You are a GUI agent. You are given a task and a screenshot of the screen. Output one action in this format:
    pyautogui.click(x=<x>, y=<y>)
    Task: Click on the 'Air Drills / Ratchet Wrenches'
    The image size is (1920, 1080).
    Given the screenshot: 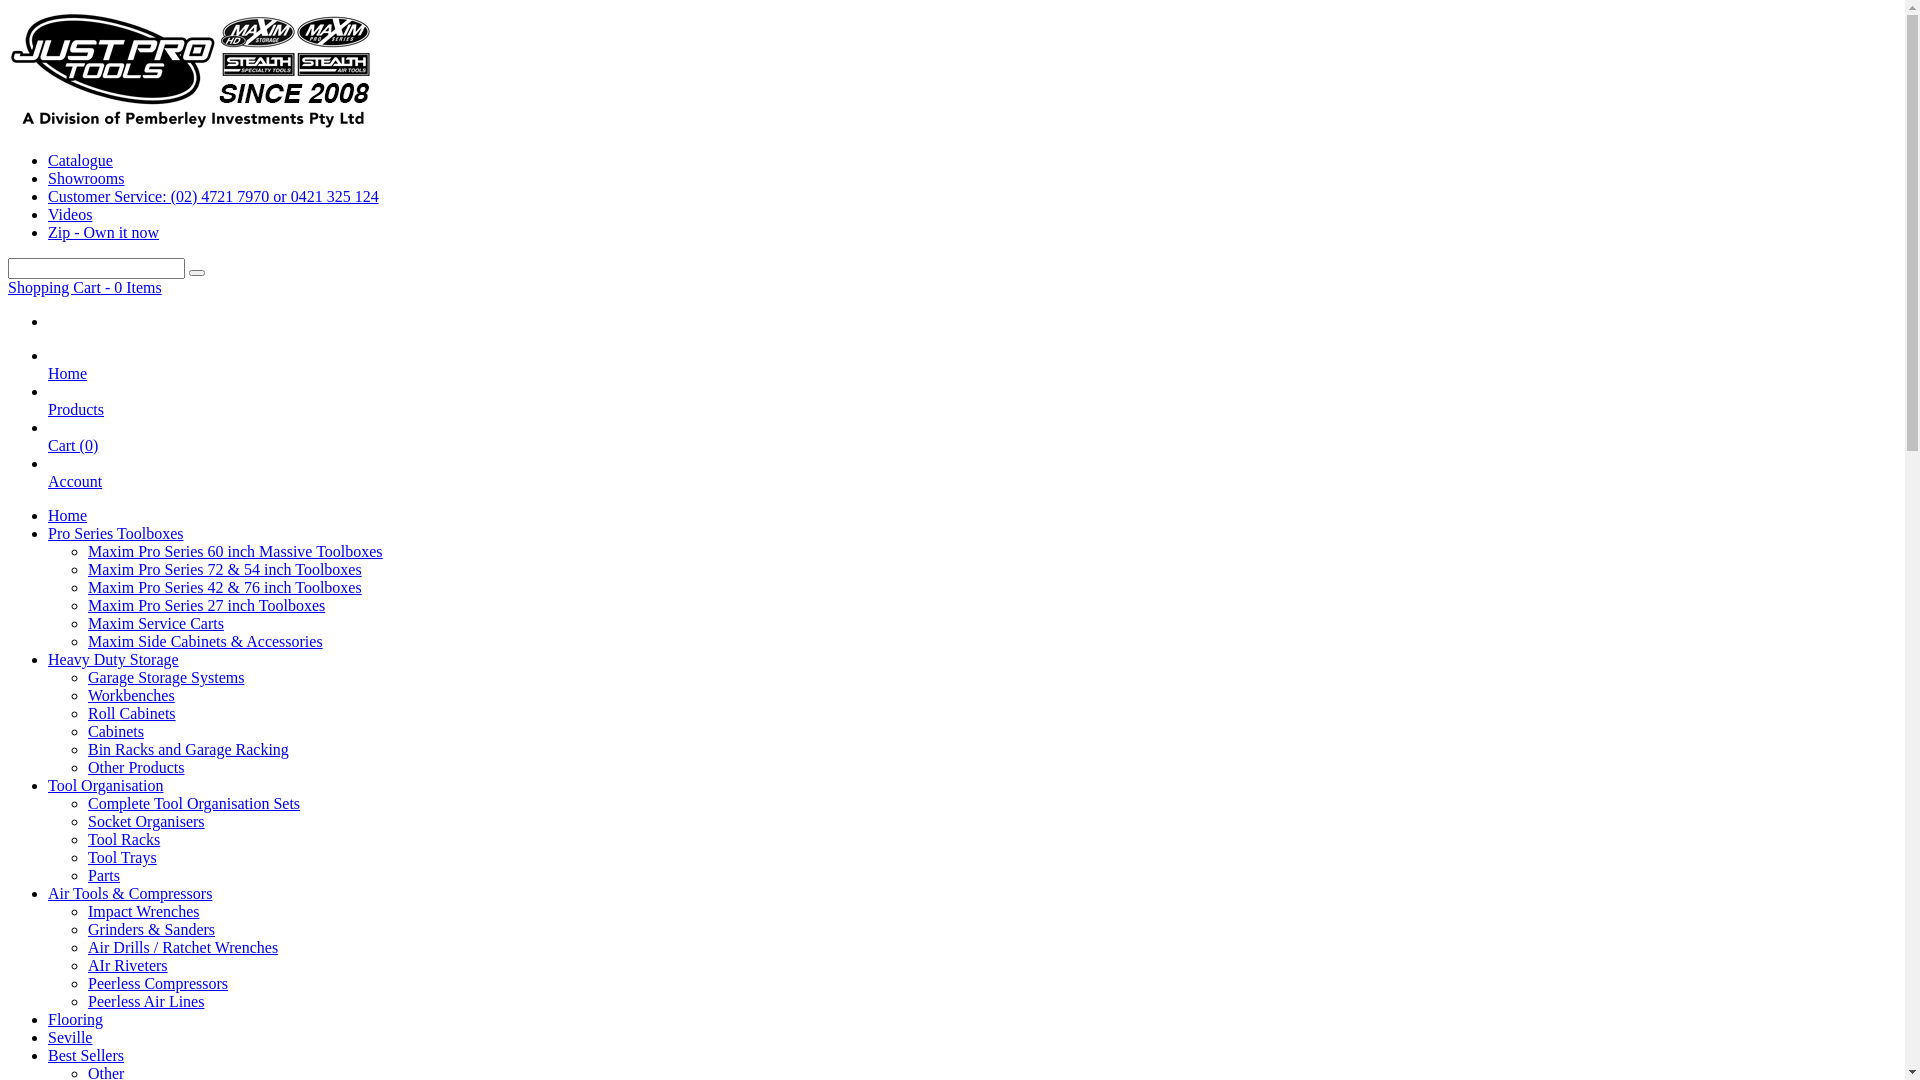 What is the action you would take?
    pyautogui.click(x=182, y=946)
    